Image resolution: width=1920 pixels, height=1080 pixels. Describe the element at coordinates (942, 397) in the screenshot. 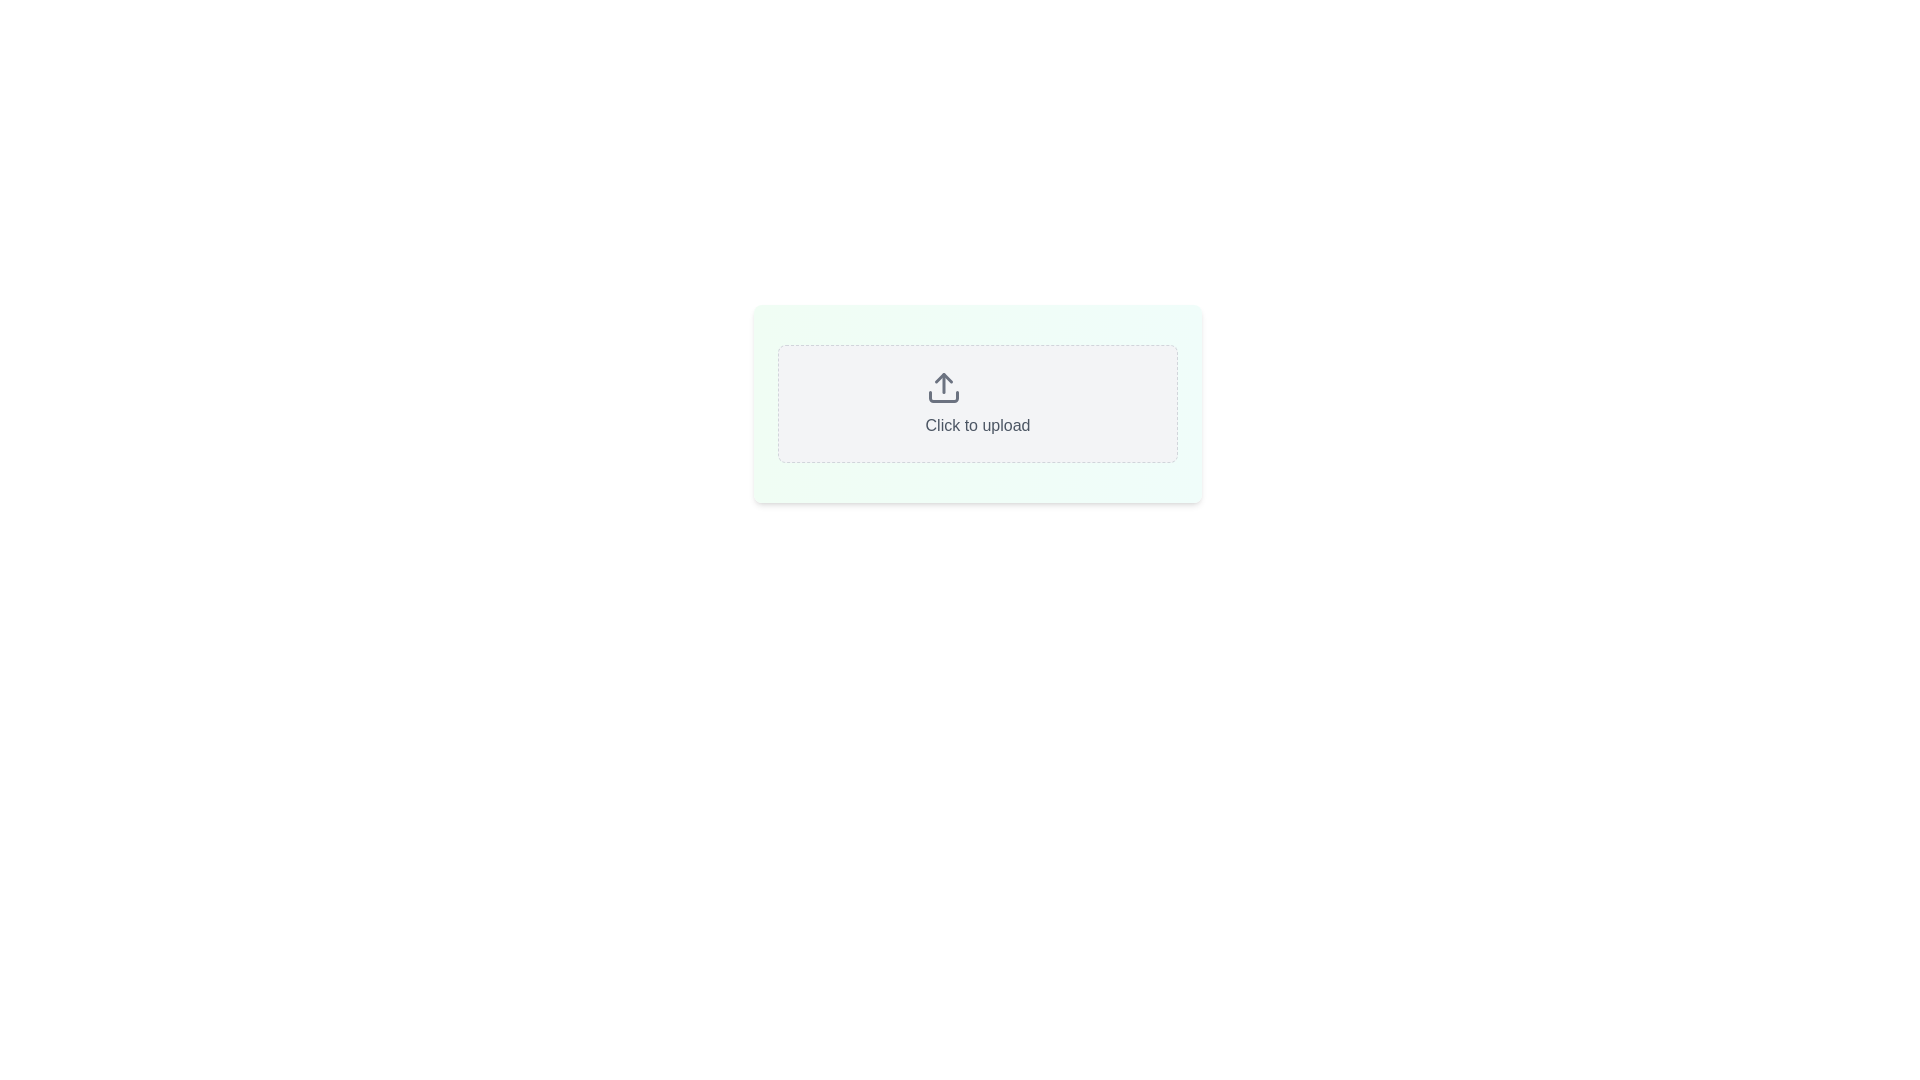

I see `the decorative shape element that represents the base of the upload icon within the SVG graphic, which is positioned below the arrow and above the vertical line` at that location.